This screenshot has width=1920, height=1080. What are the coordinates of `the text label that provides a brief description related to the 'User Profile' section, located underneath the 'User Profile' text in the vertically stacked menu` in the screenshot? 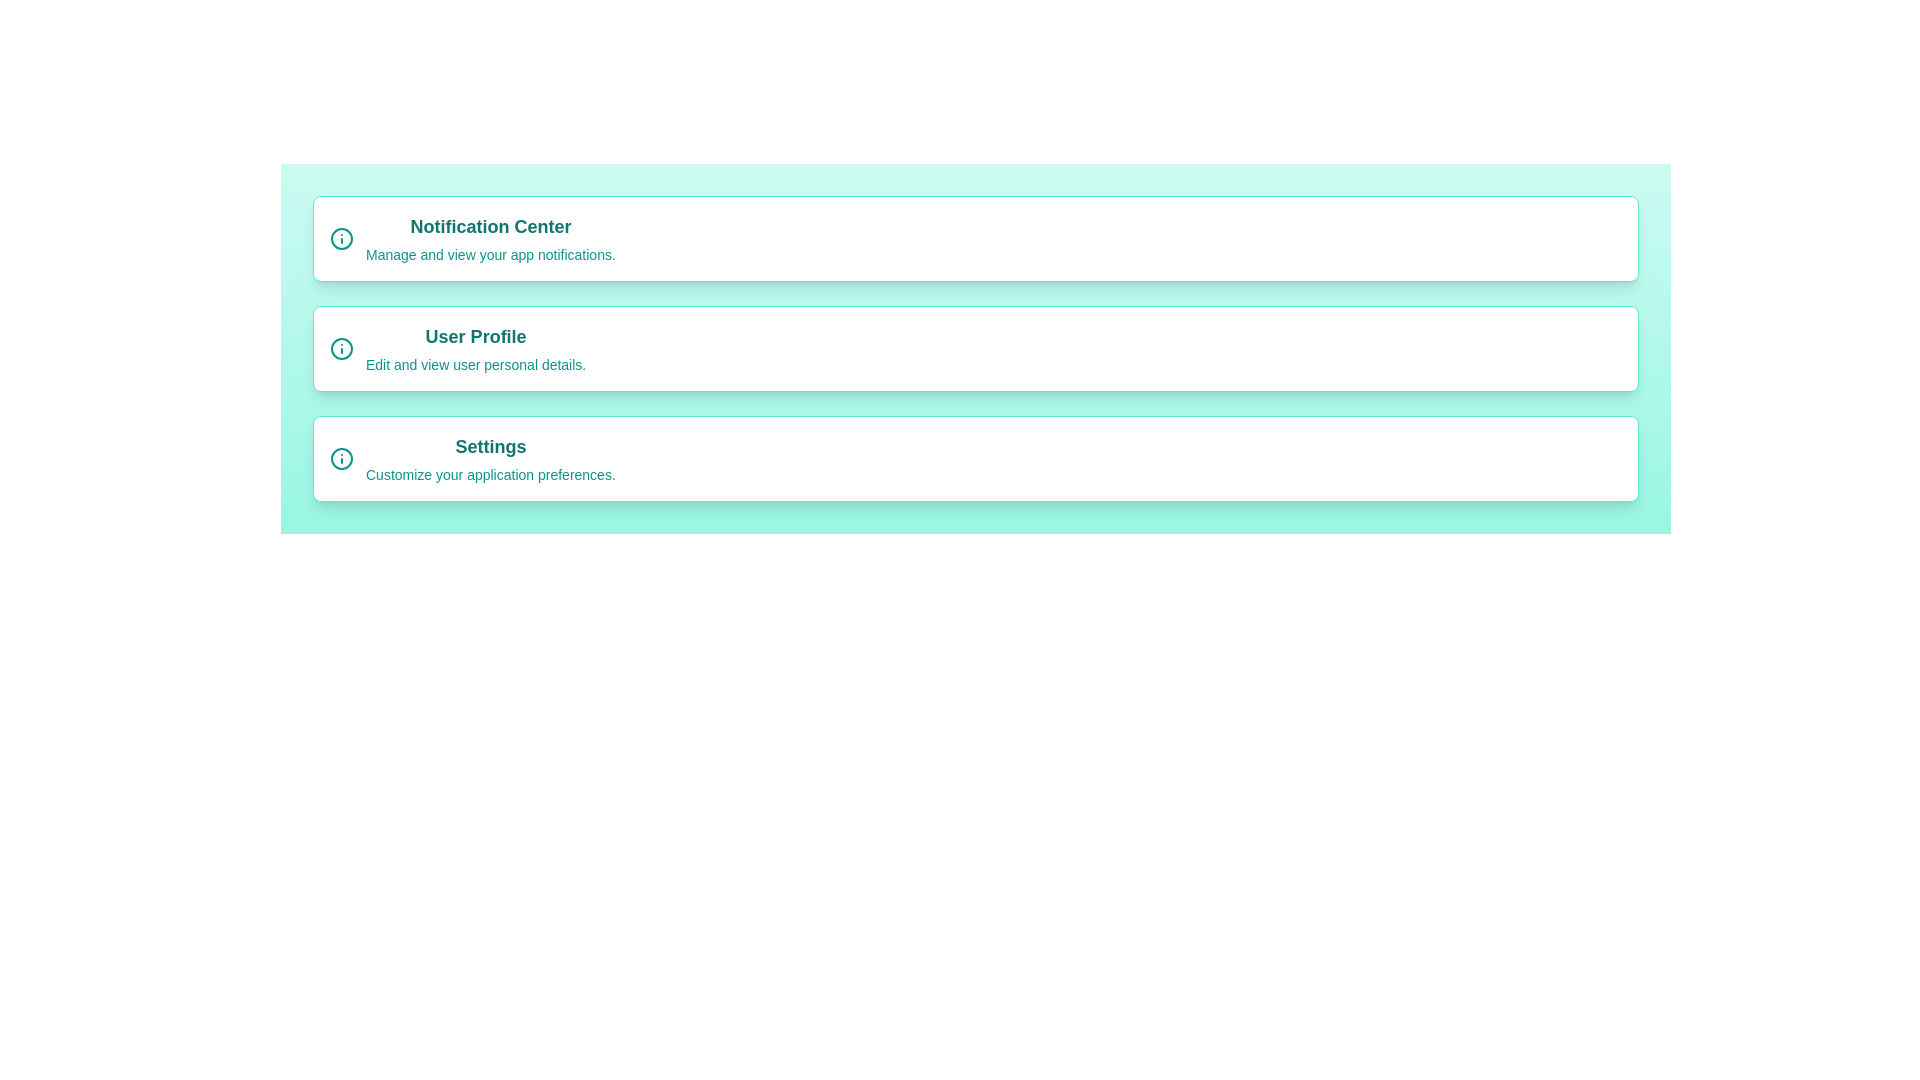 It's located at (475, 365).